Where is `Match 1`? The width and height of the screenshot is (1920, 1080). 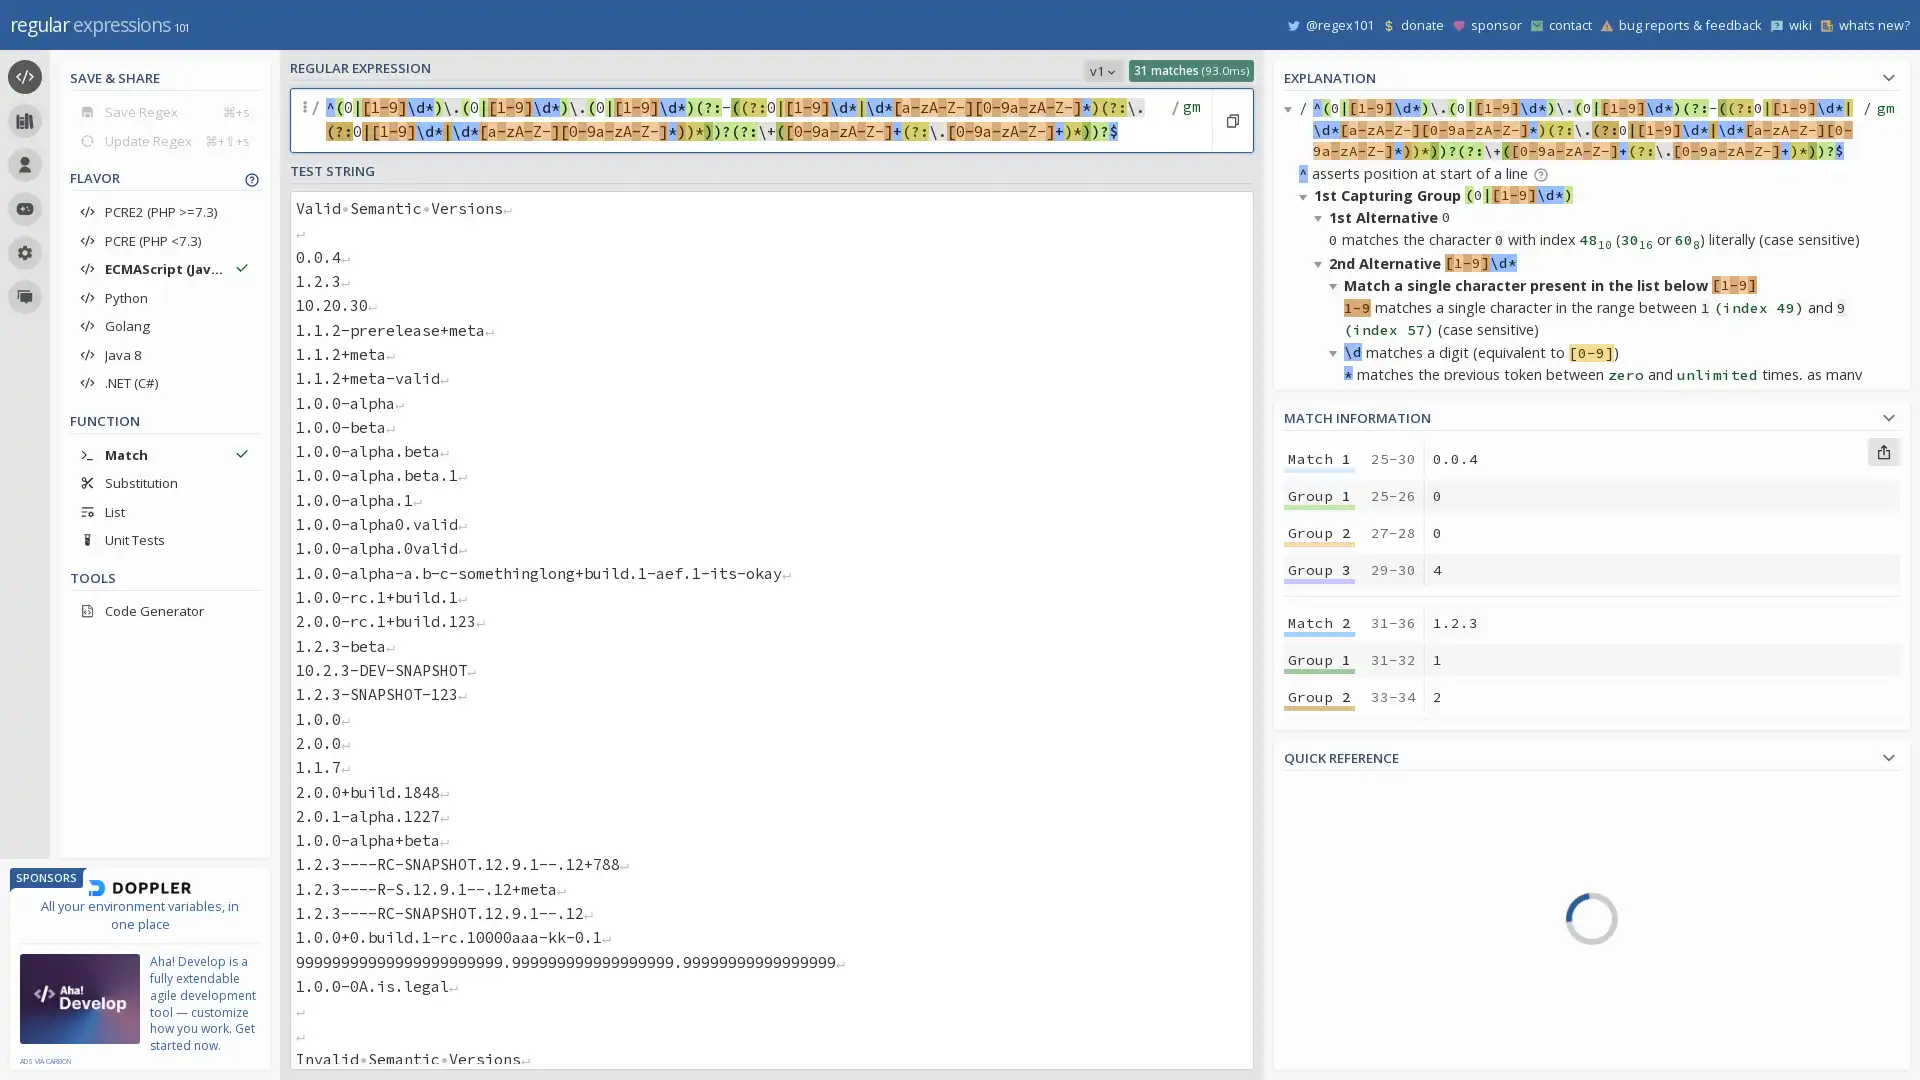
Match 1 is located at coordinates (1319, 459).